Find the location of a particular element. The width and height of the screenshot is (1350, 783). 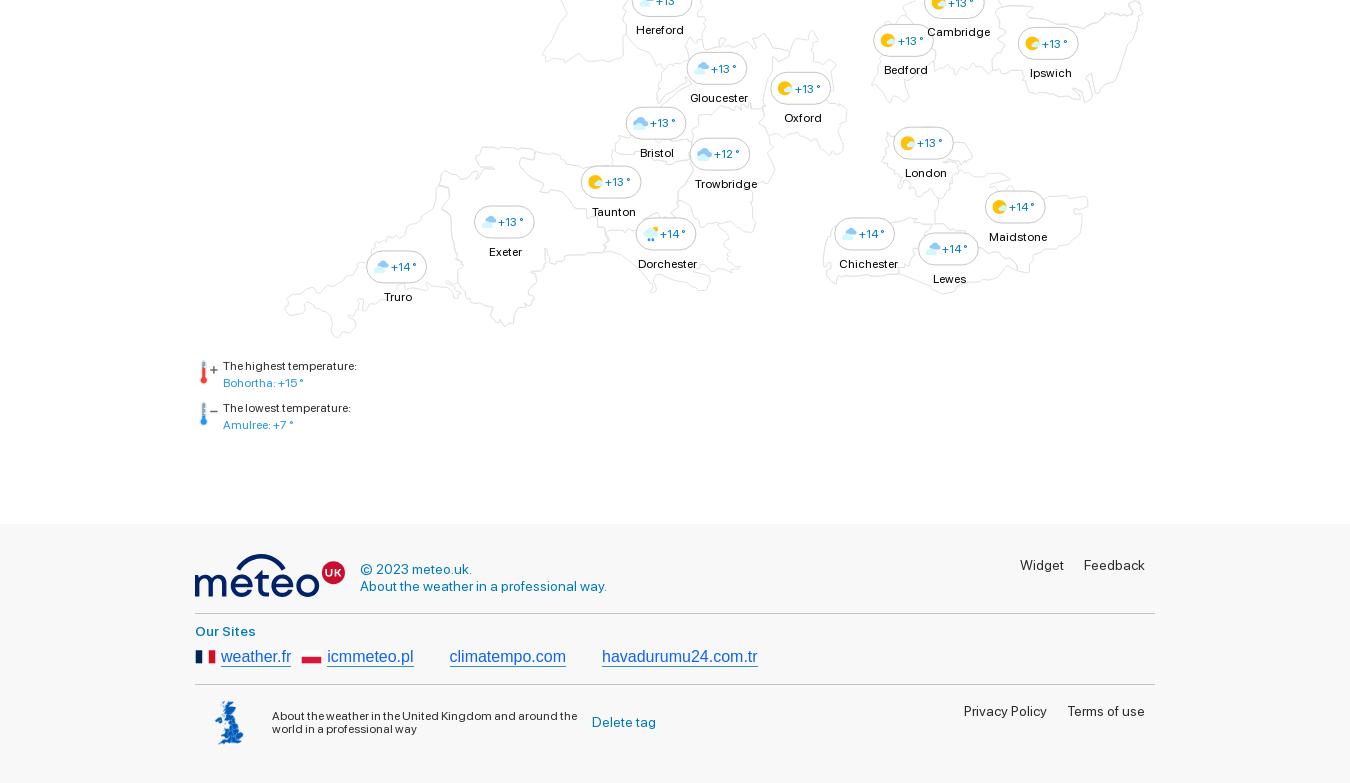

'Truro' is located at coordinates (397, 295).